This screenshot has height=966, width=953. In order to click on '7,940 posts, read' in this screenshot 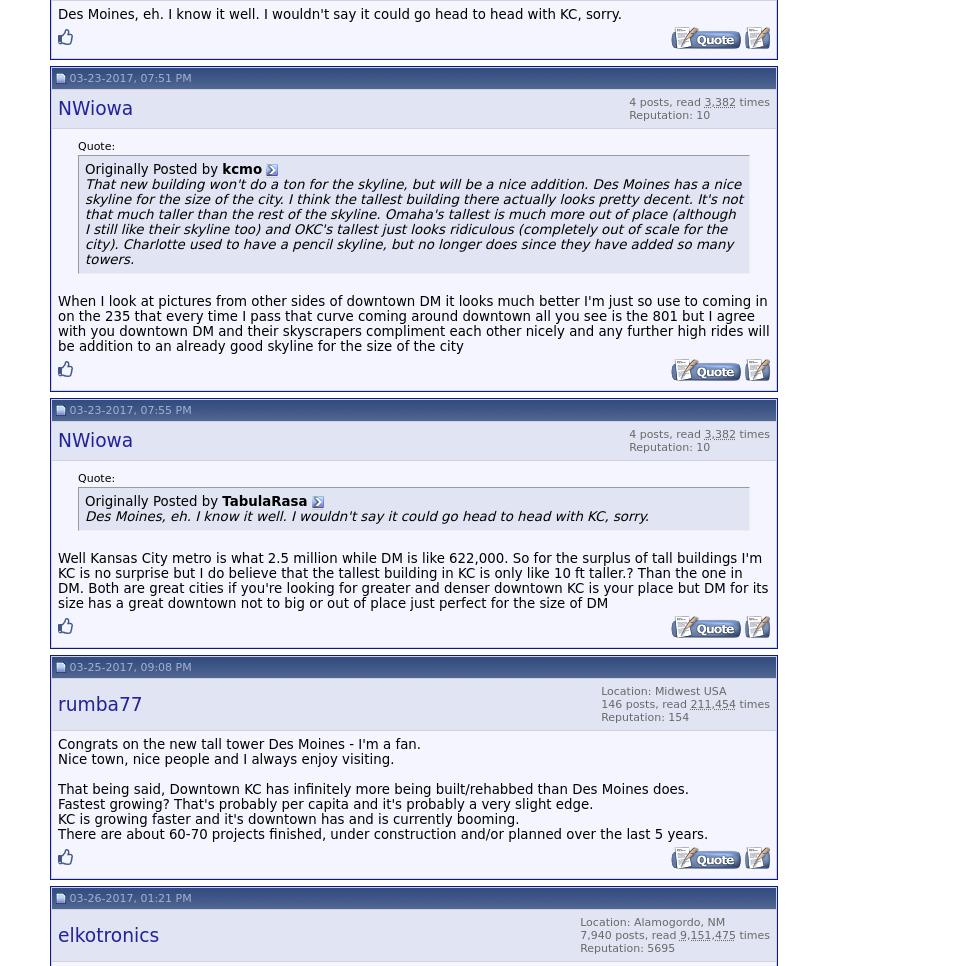, I will do `click(629, 934)`.